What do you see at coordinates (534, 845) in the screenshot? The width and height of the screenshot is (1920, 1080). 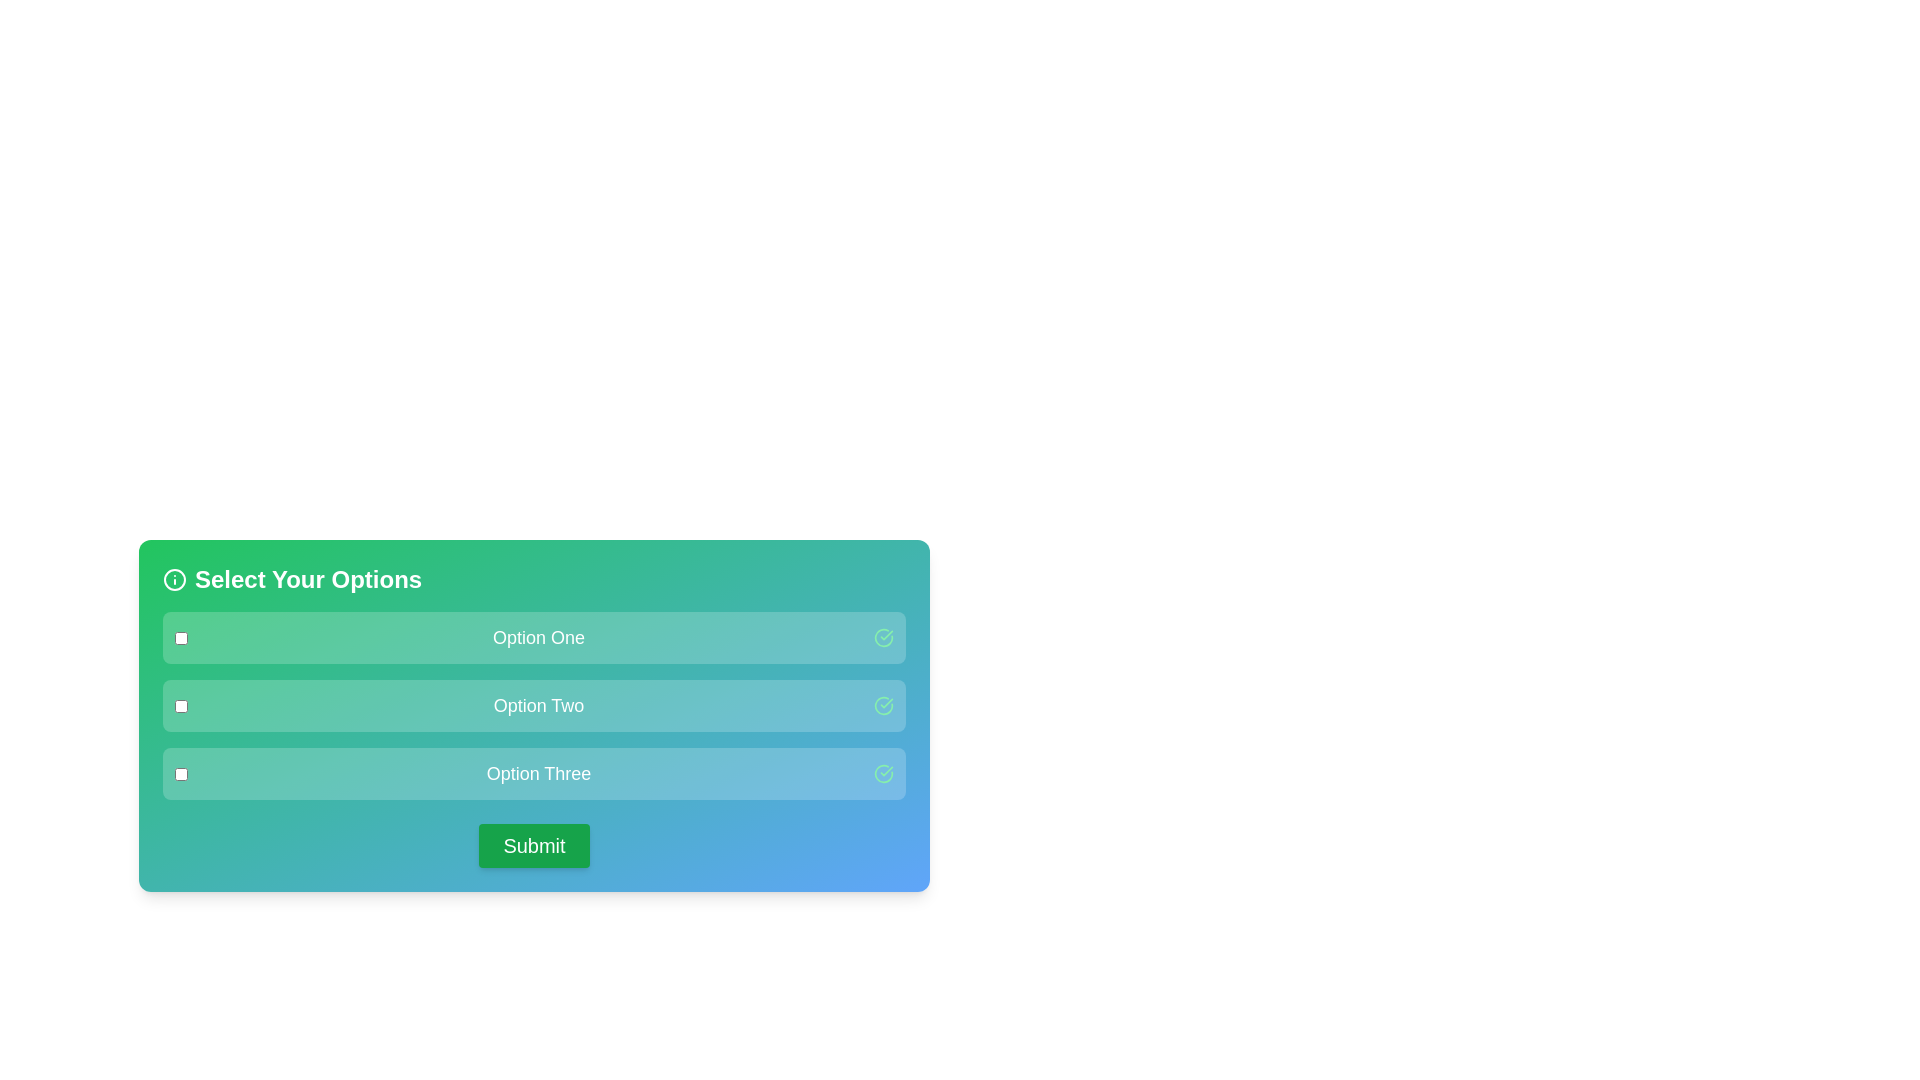 I see `the 'Submit' button to submit the selected options` at bounding box center [534, 845].